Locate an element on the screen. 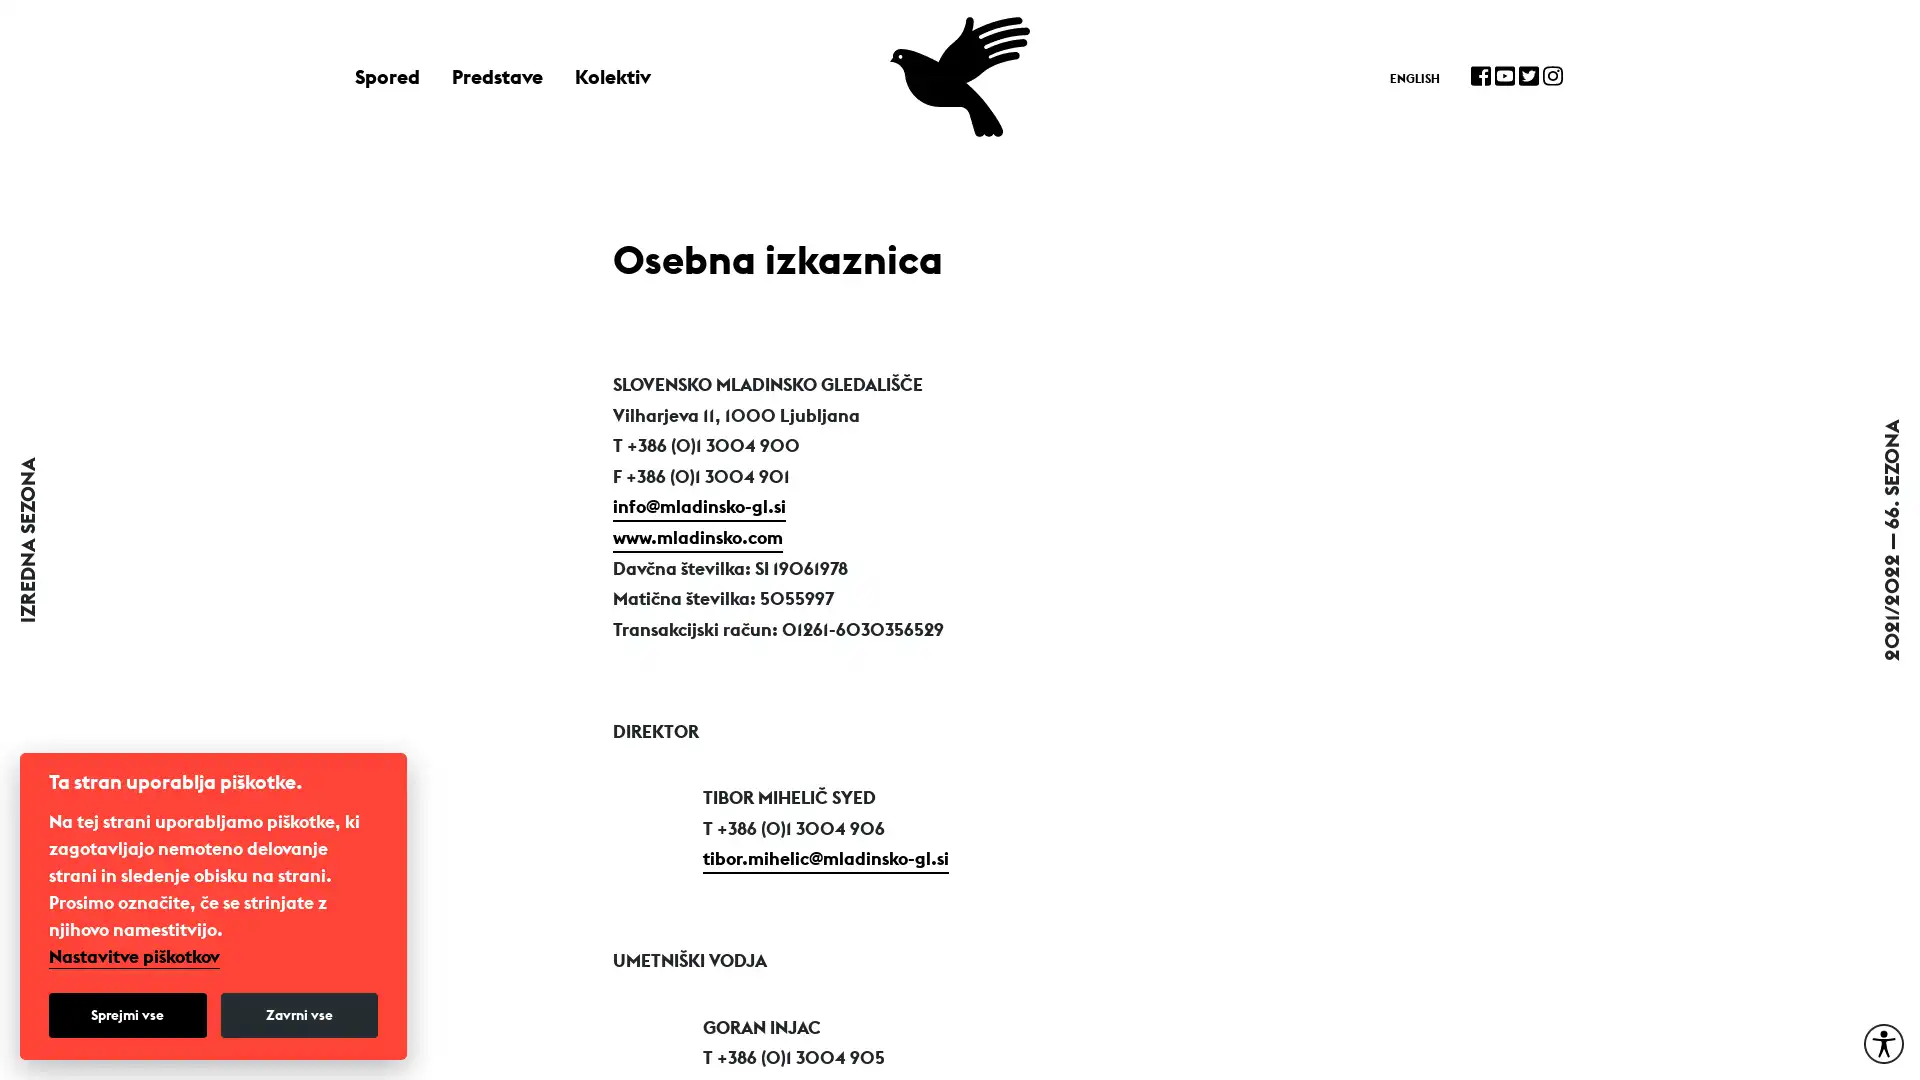  Zavrni vse is located at coordinates (297, 1014).